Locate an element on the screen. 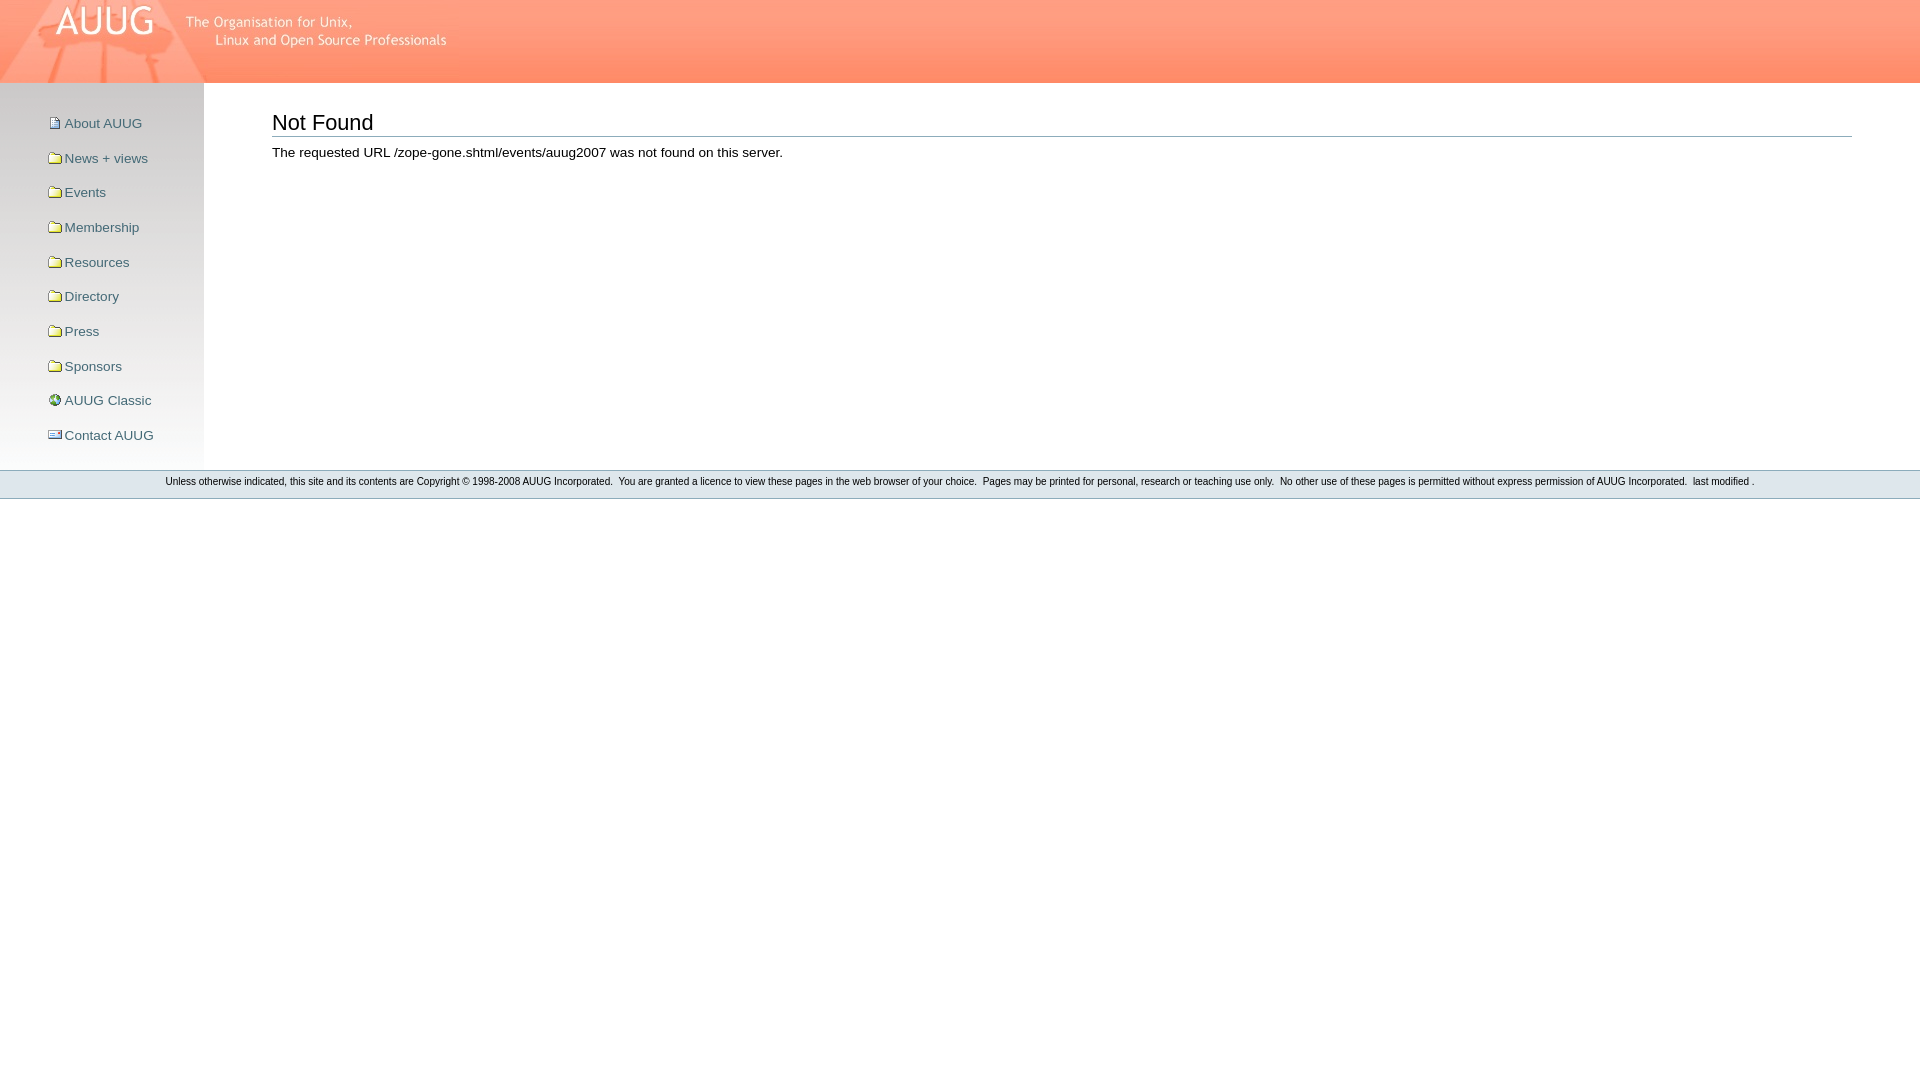  'Press' is located at coordinates (118, 330).